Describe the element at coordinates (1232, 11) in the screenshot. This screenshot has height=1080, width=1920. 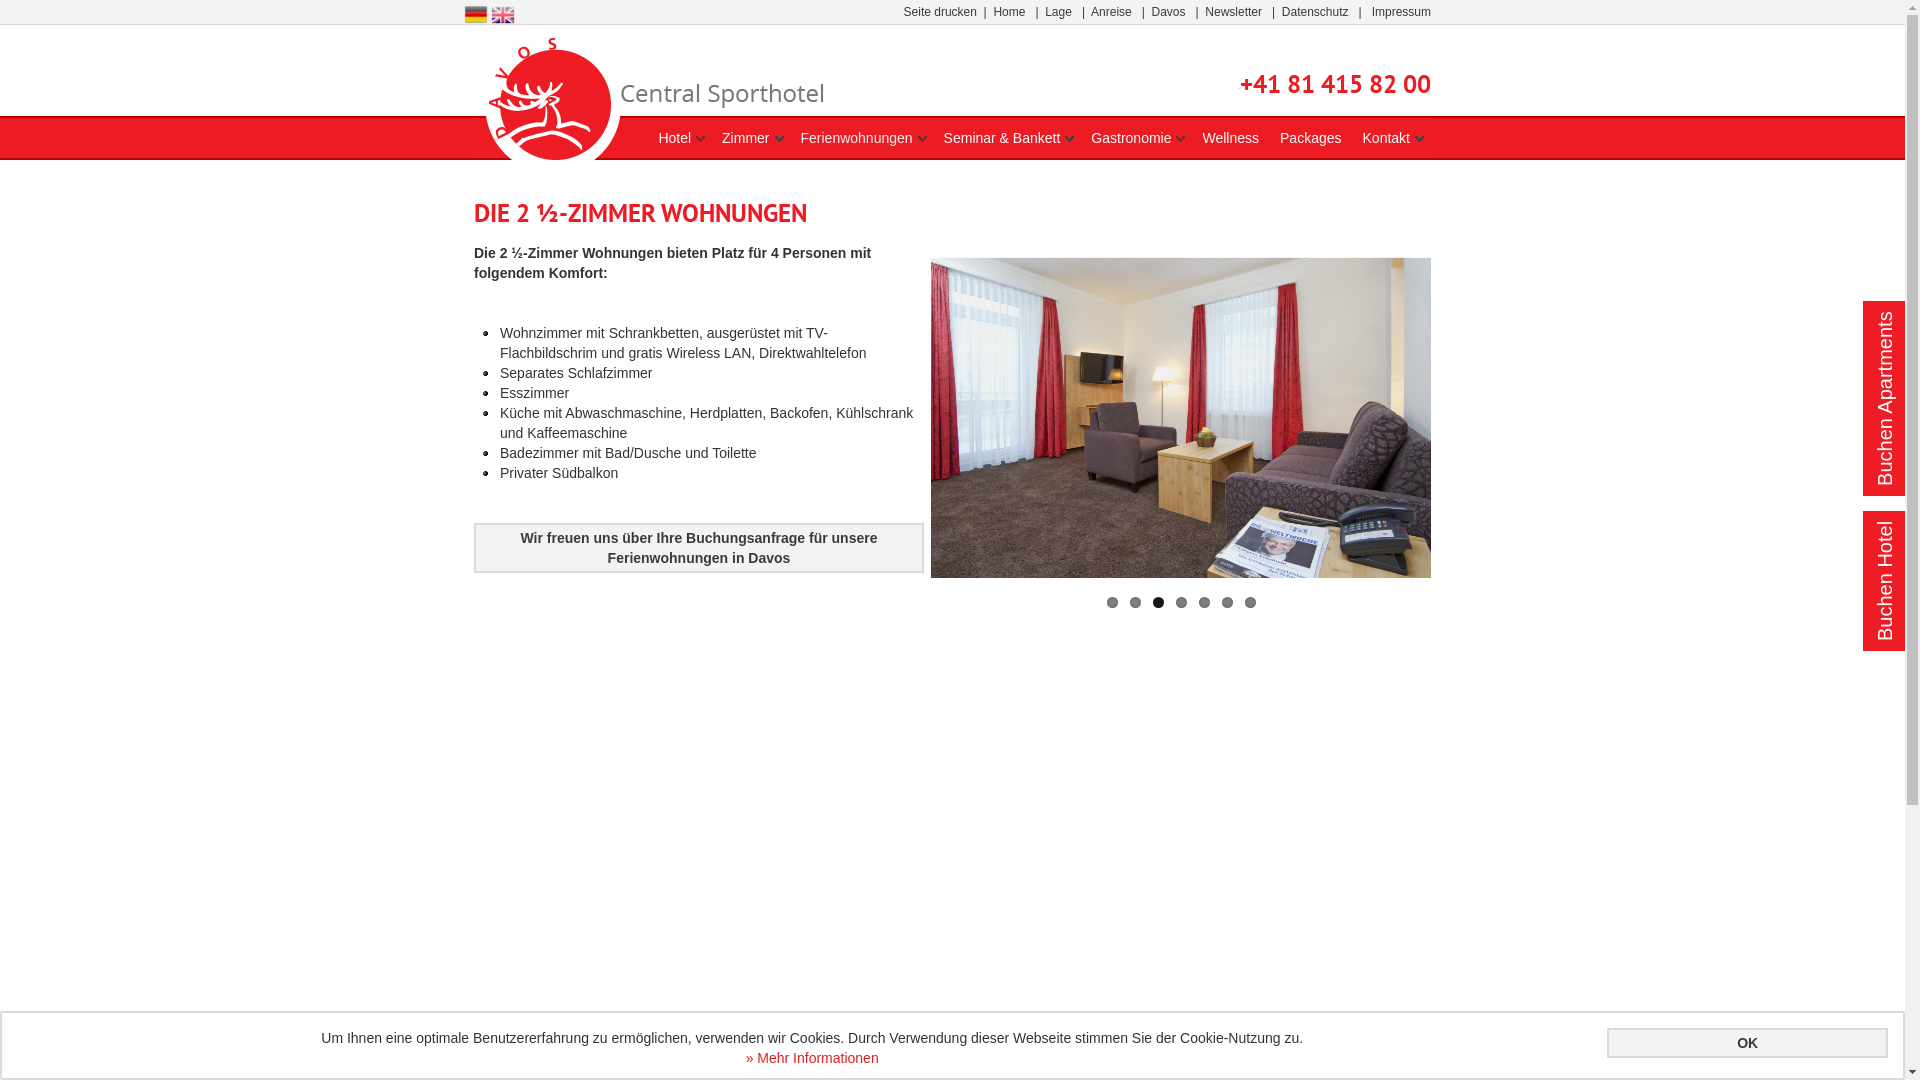
I see `'Newsletter'` at that location.